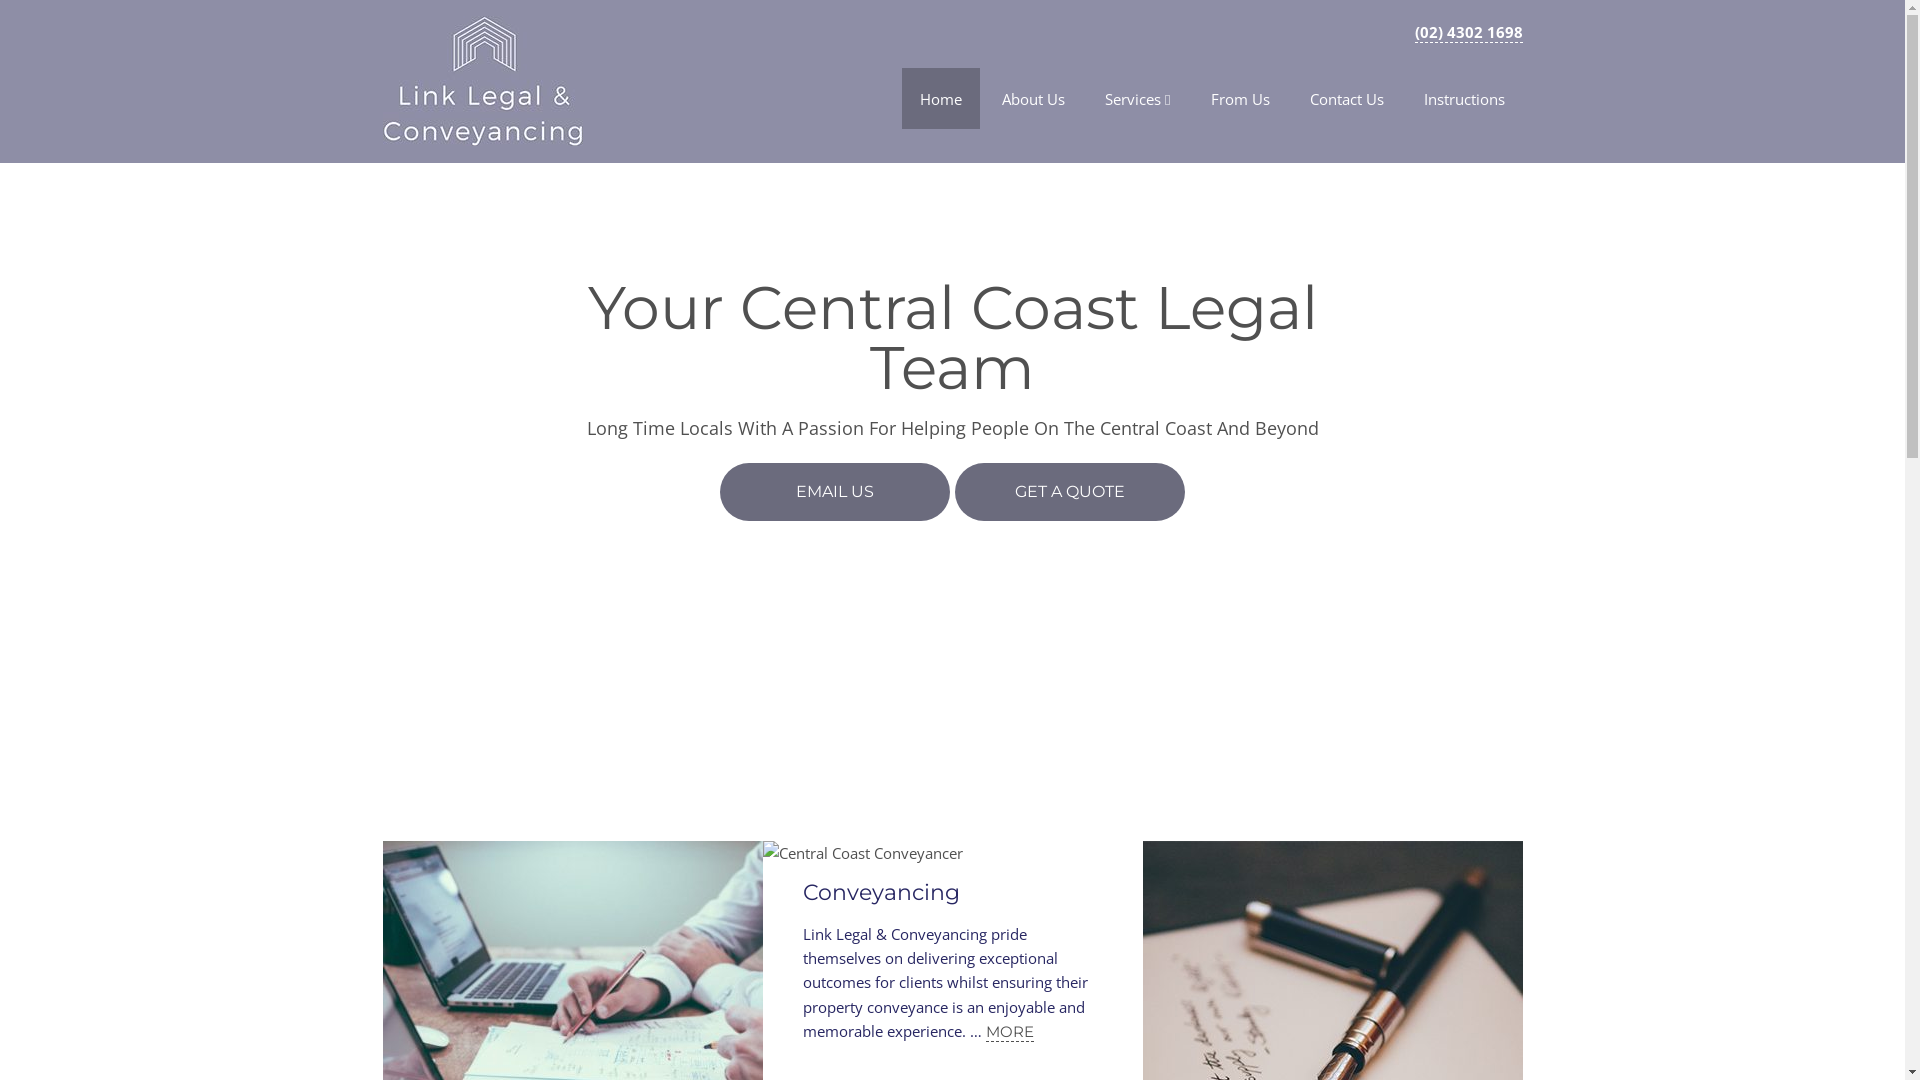 This screenshot has height=1080, width=1920. I want to click on 'Conveyancing', so click(880, 891).